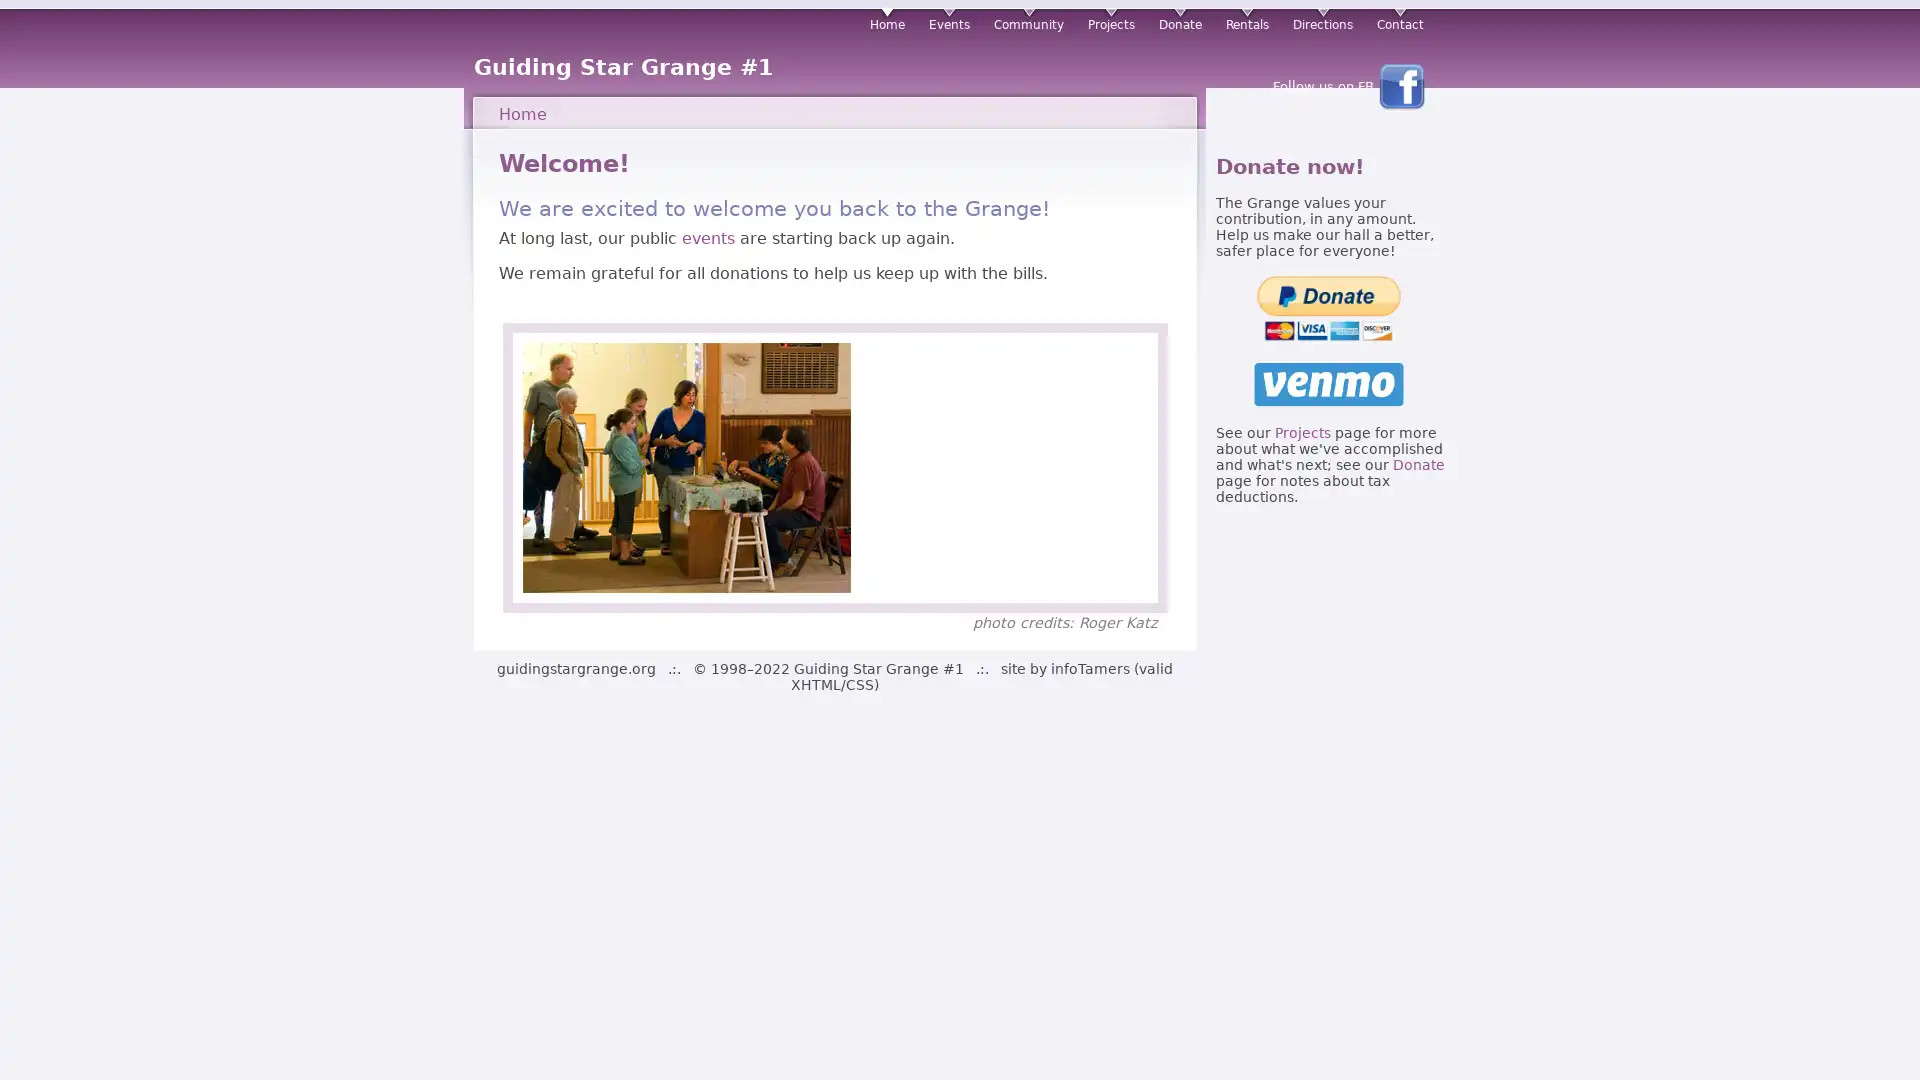  I want to click on PayPal - The safer, easier way to pay online!, so click(1328, 308).